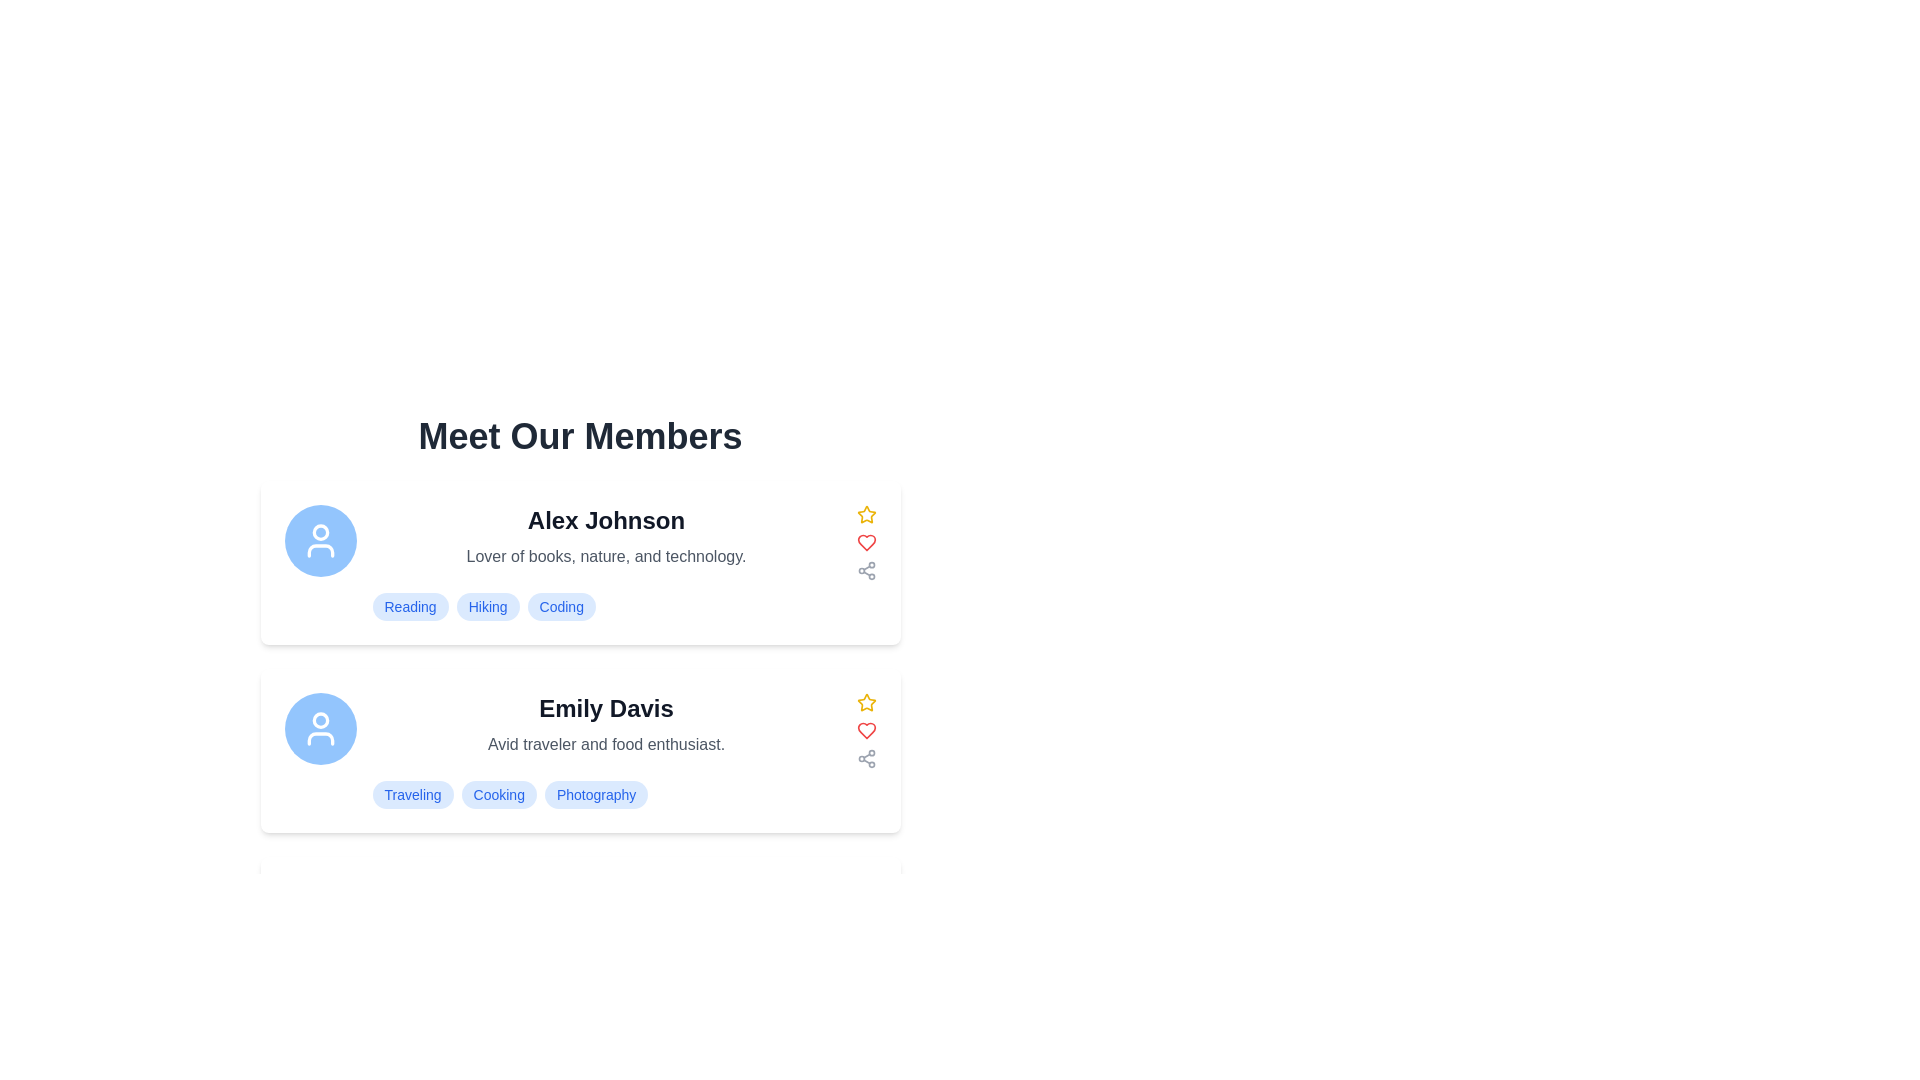 Image resolution: width=1920 pixels, height=1080 pixels. I want to click on the share icon for the profile of Alex Johnson, so click(866, 570).